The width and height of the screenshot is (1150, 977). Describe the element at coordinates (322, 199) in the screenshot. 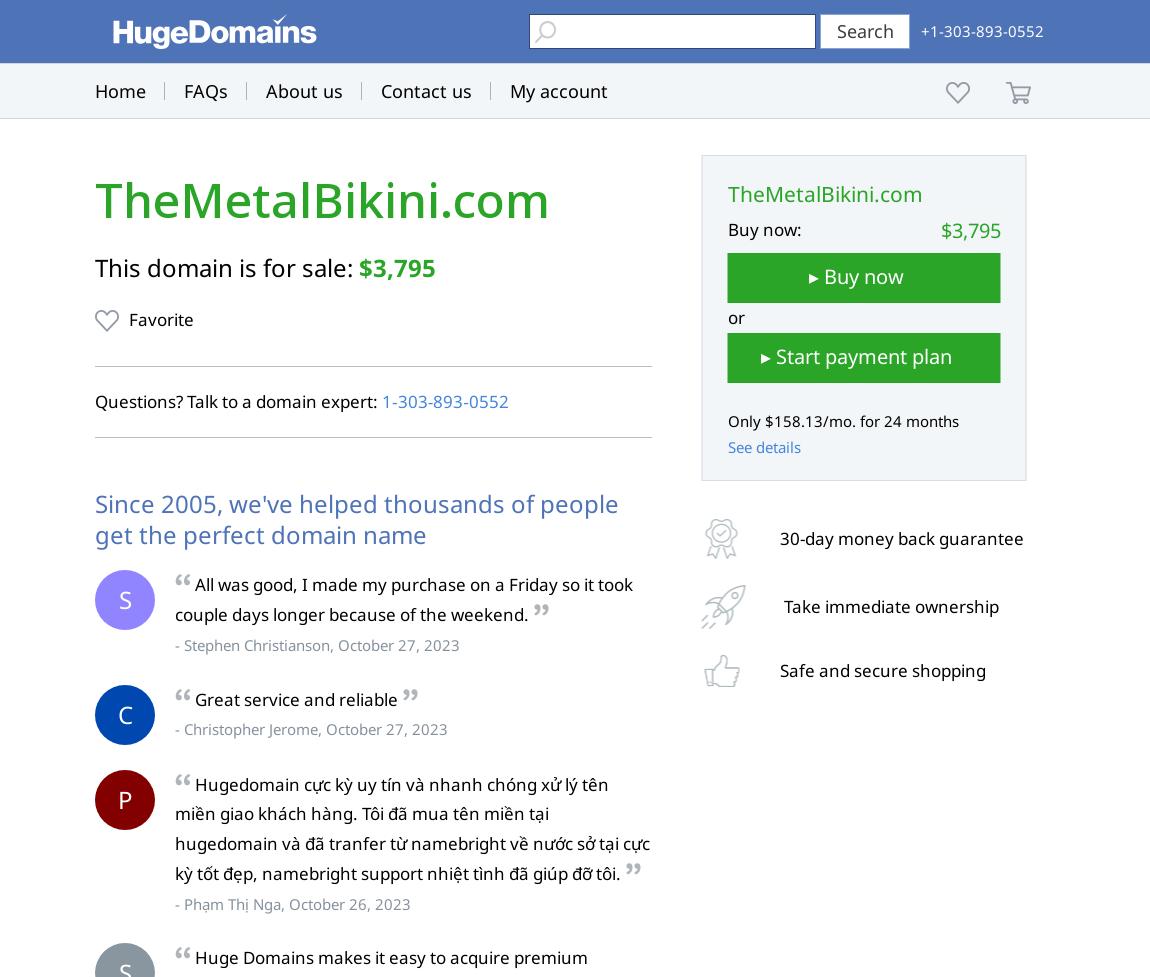

I see `'TheMetalBikini.com'` at that location.